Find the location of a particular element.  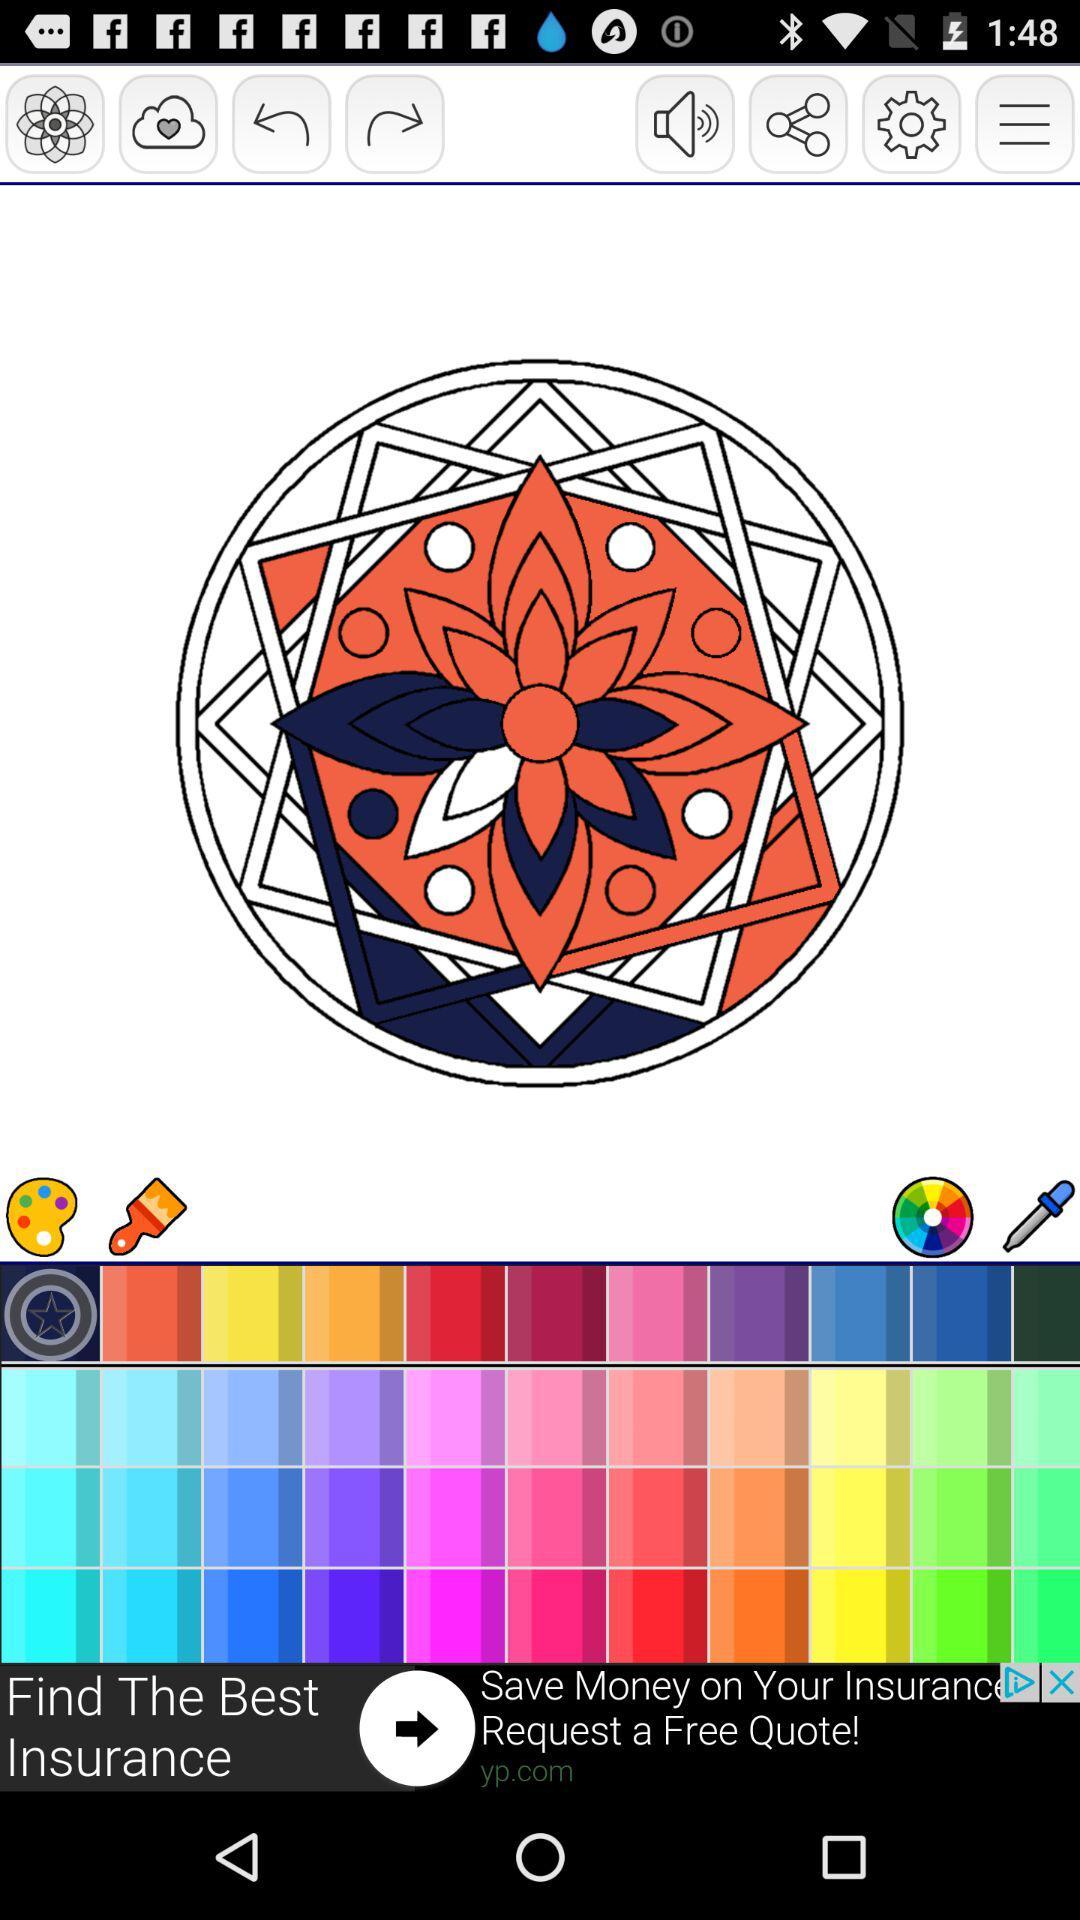

it is notification key is located at coordinates (540, 1727).